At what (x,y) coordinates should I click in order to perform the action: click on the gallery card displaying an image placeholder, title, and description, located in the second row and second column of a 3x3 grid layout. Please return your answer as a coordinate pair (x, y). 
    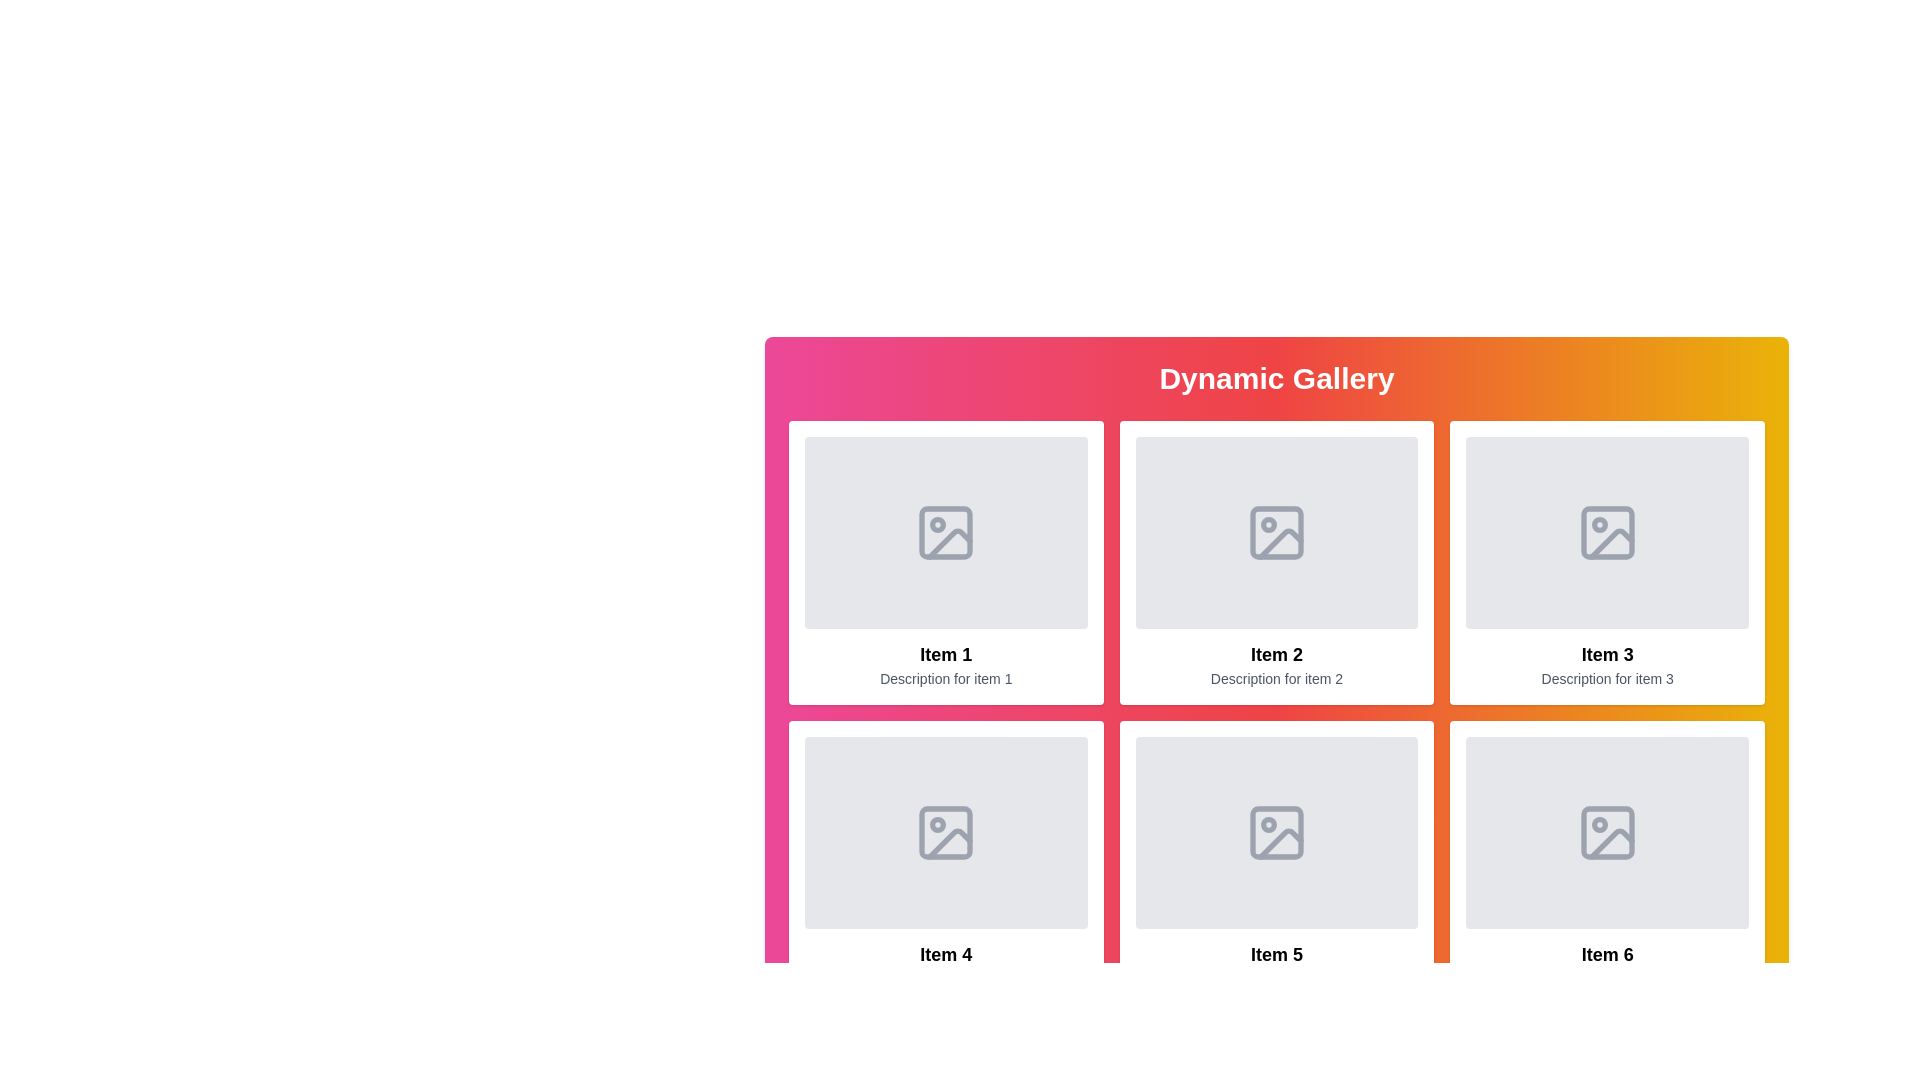
    Looking at the image, I should click on (1275, 862).